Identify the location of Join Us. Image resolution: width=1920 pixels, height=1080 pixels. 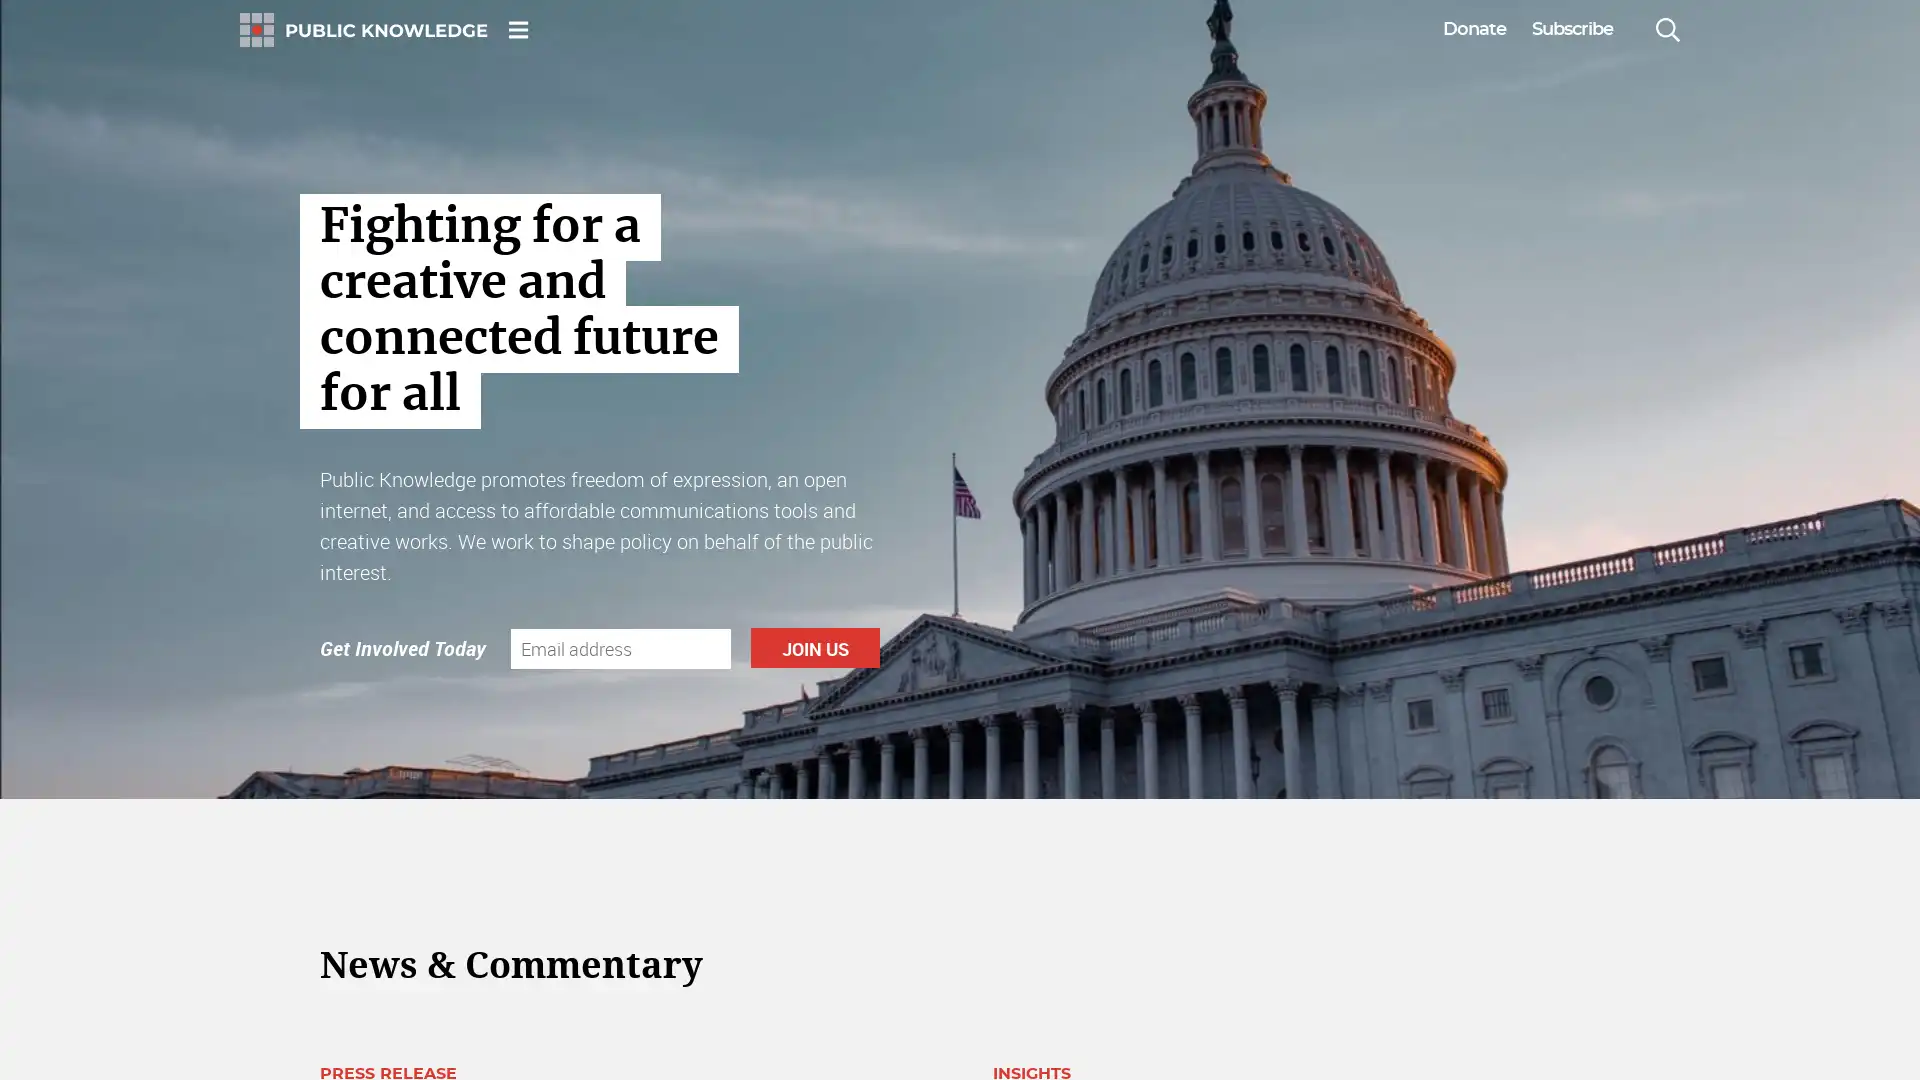
(815, 648).